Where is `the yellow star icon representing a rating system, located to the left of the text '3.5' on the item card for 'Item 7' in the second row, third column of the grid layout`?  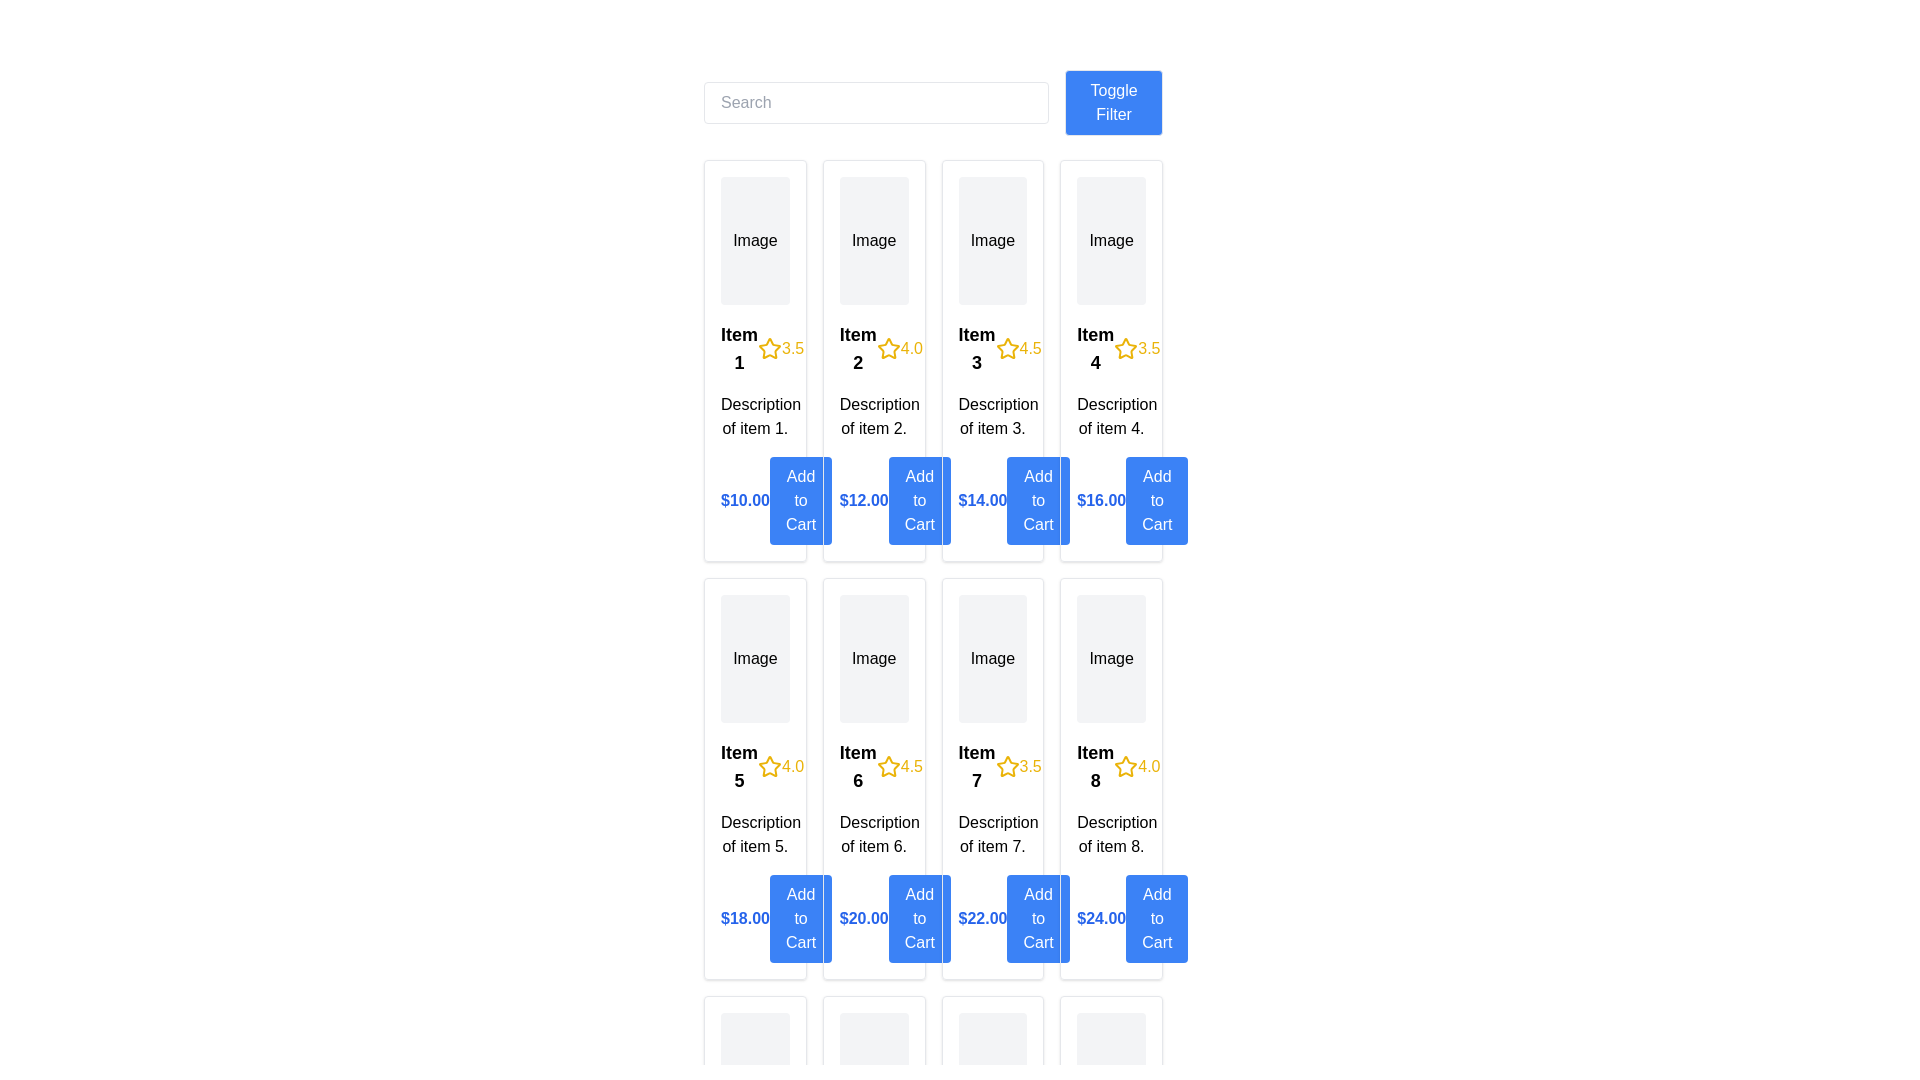
the yellow star icon representing a rating system, located to the left of the text '3.5' on the item card for 'Item 7' in the second row, third column of the grid layout is located at coordinates (1007, 766).